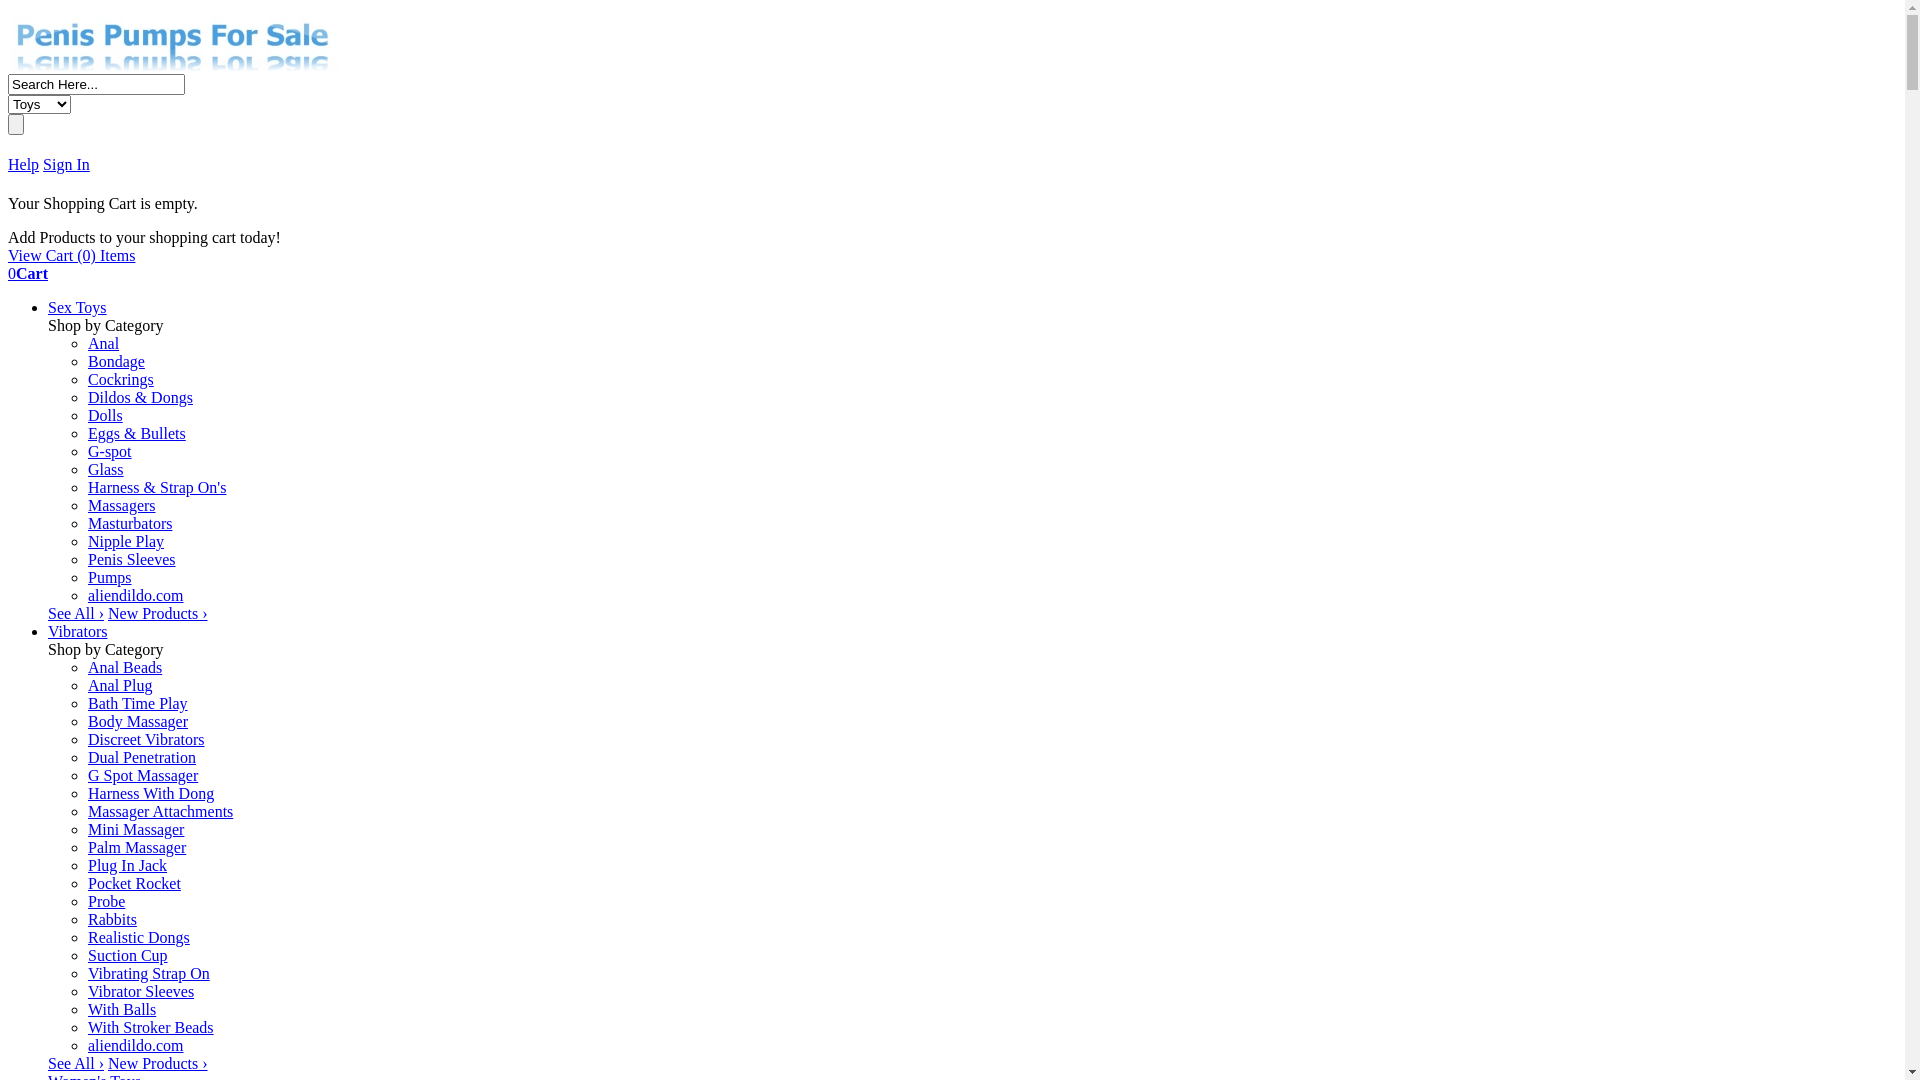 This screenshot has width=1920, height=1080. Describe the element at coordinates (104, 414) in the screenshot. I see `'Dolls'` at that location.